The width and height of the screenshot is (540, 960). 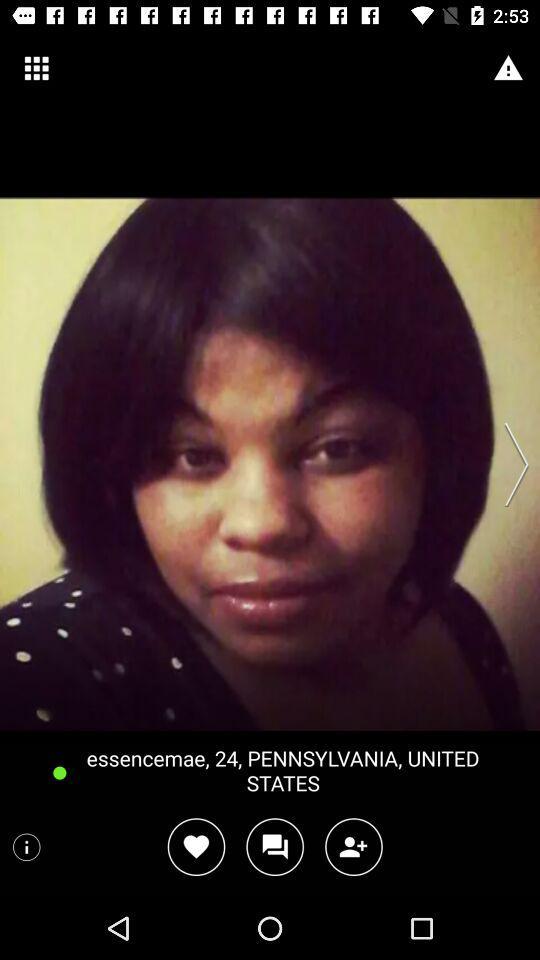 What do you see at coordinates (274, 846) in the screenshot?
I see `message user` at bounding box center [274, 846].